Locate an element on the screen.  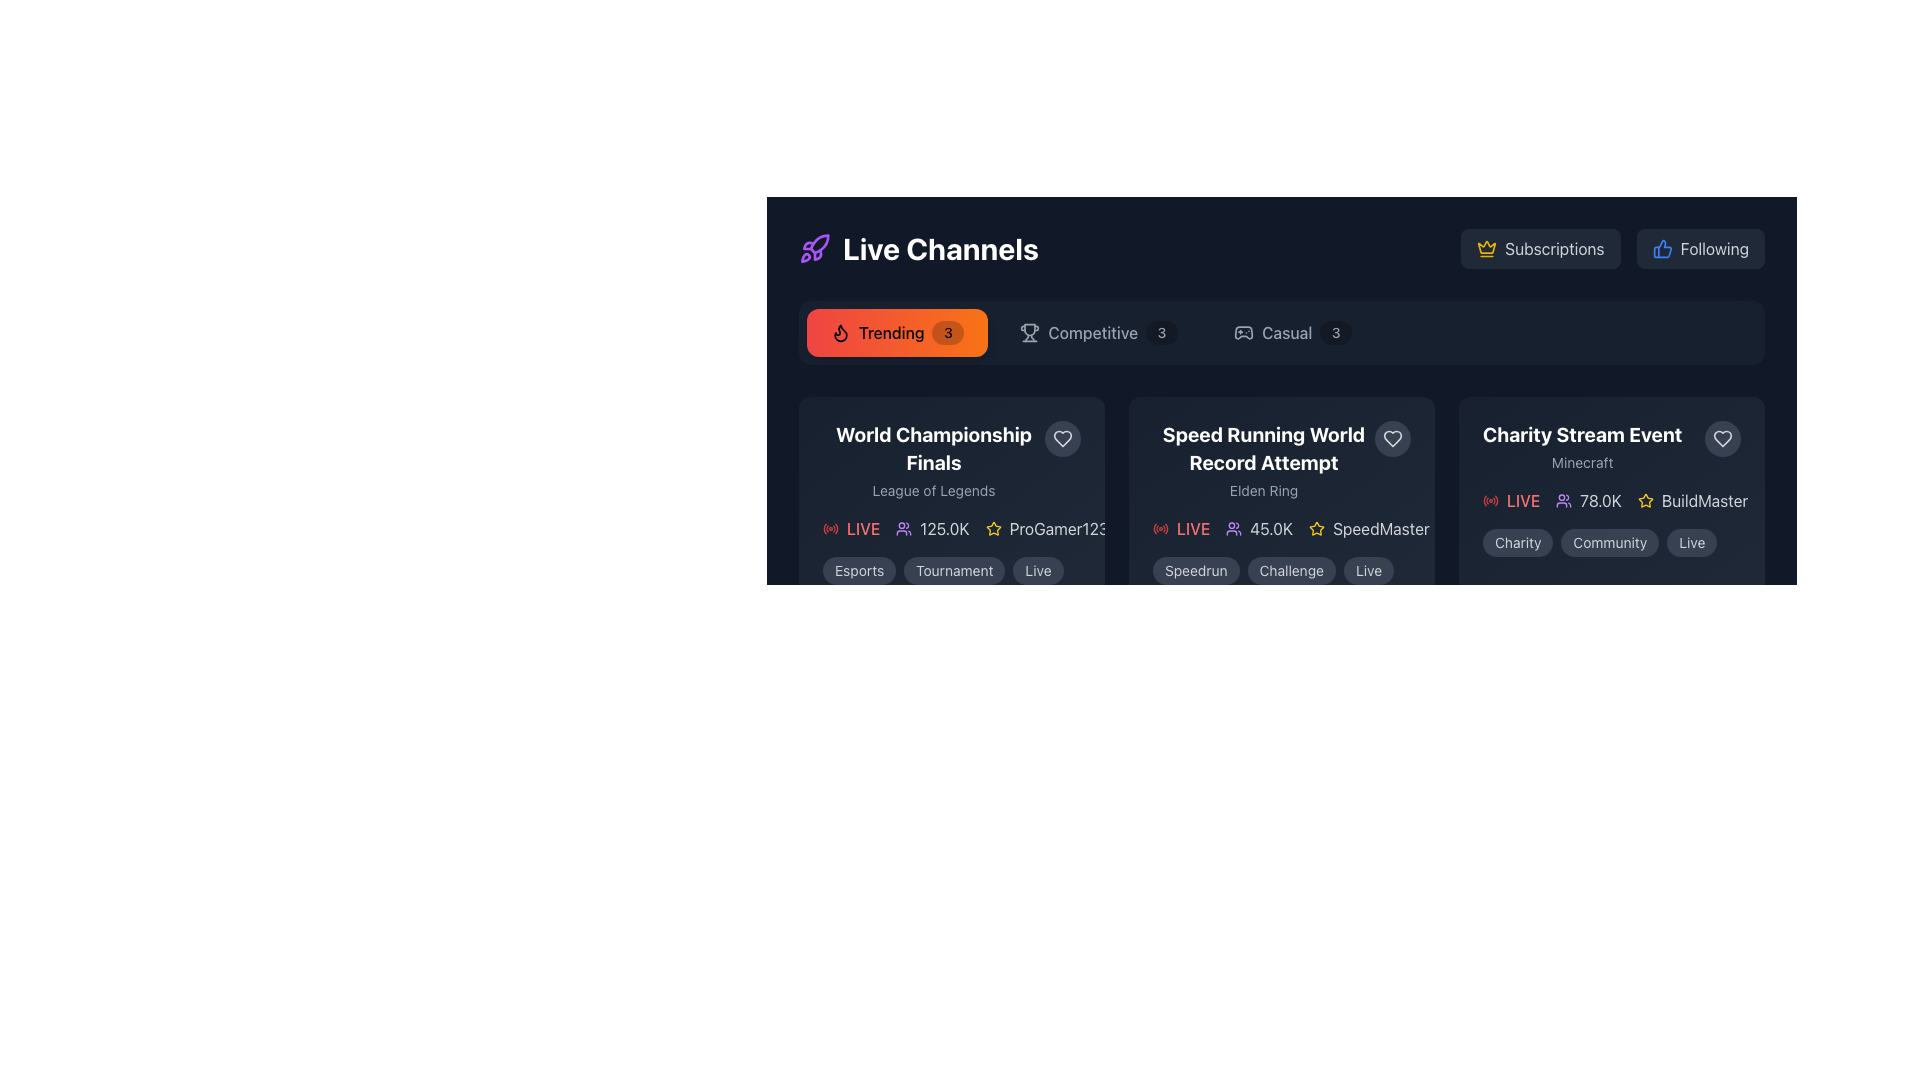
the numeral '3' inside the circular button indicating notifications for the 'Trending' section is located at coordinates (947, 331).